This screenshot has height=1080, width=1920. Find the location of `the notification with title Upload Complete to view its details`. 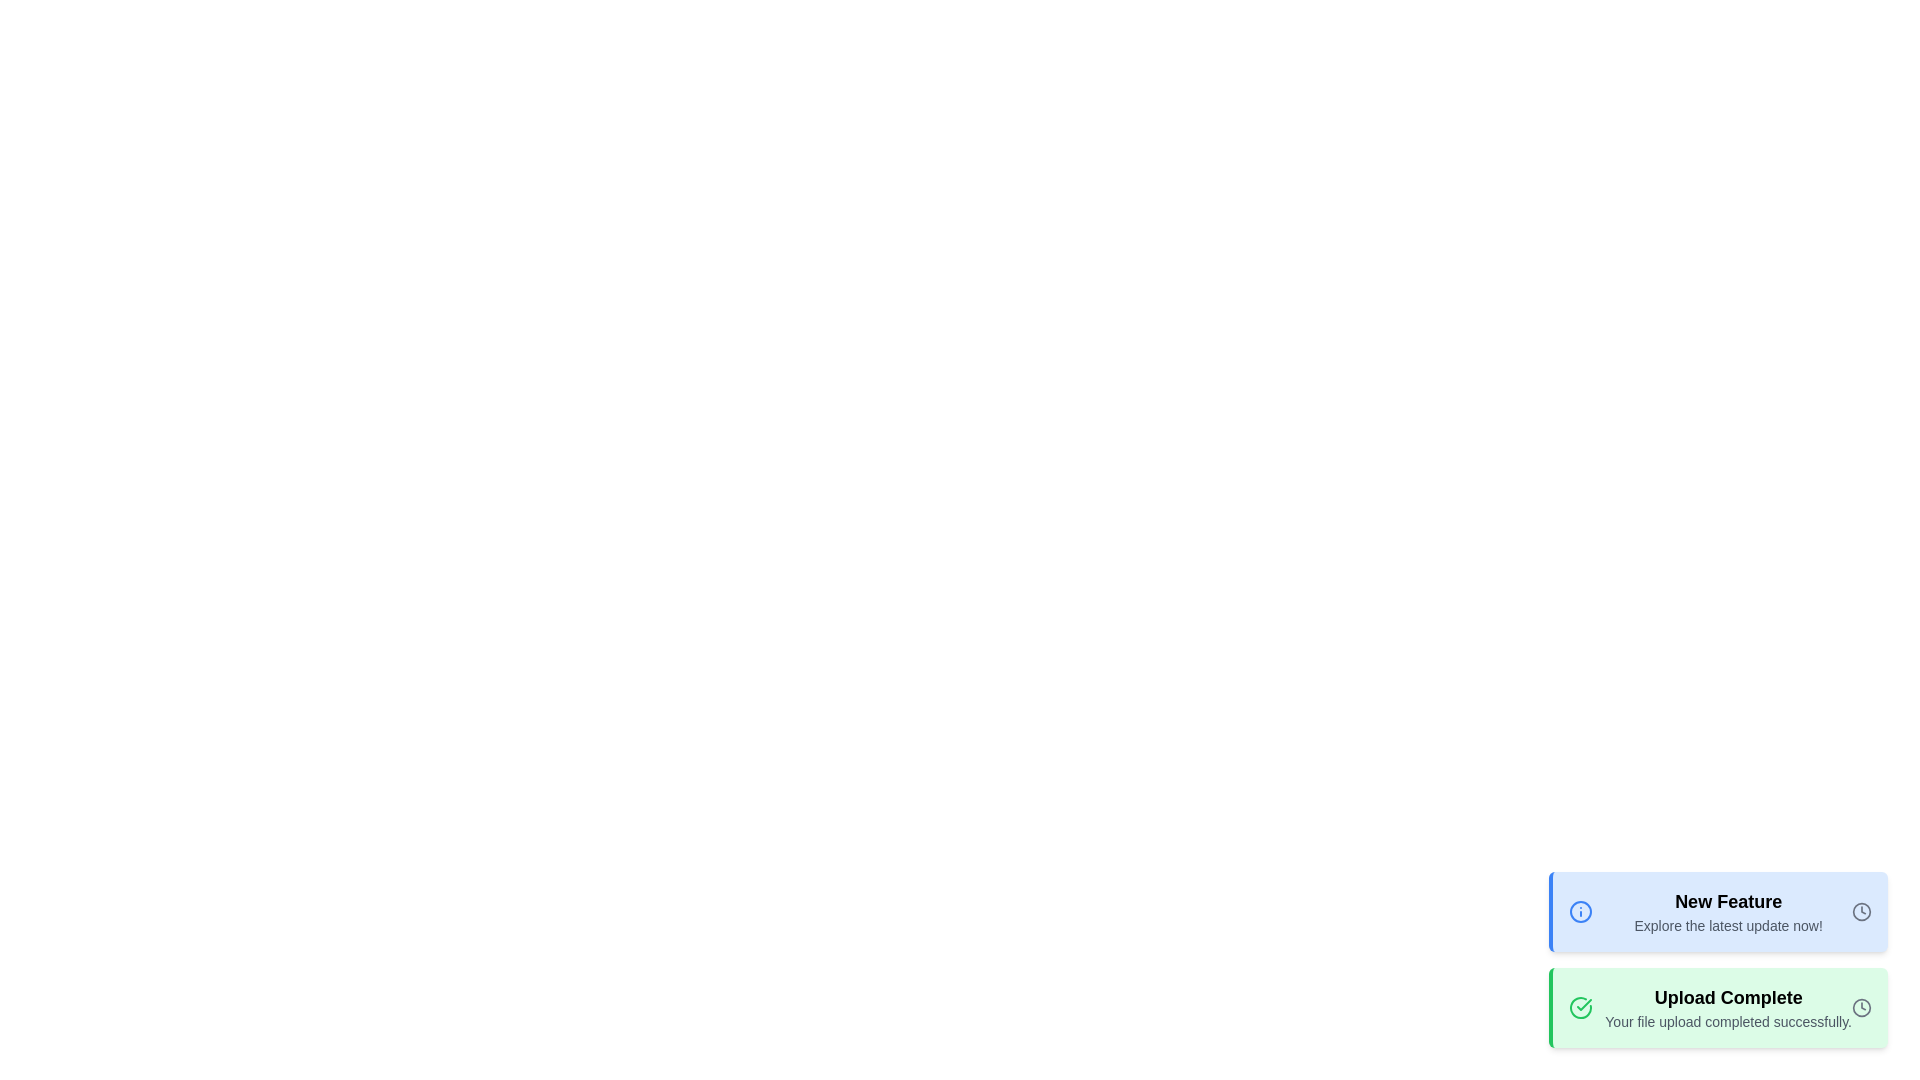

the notification with title Upload Complete to view its details is located at coordinates (1717, 1007).